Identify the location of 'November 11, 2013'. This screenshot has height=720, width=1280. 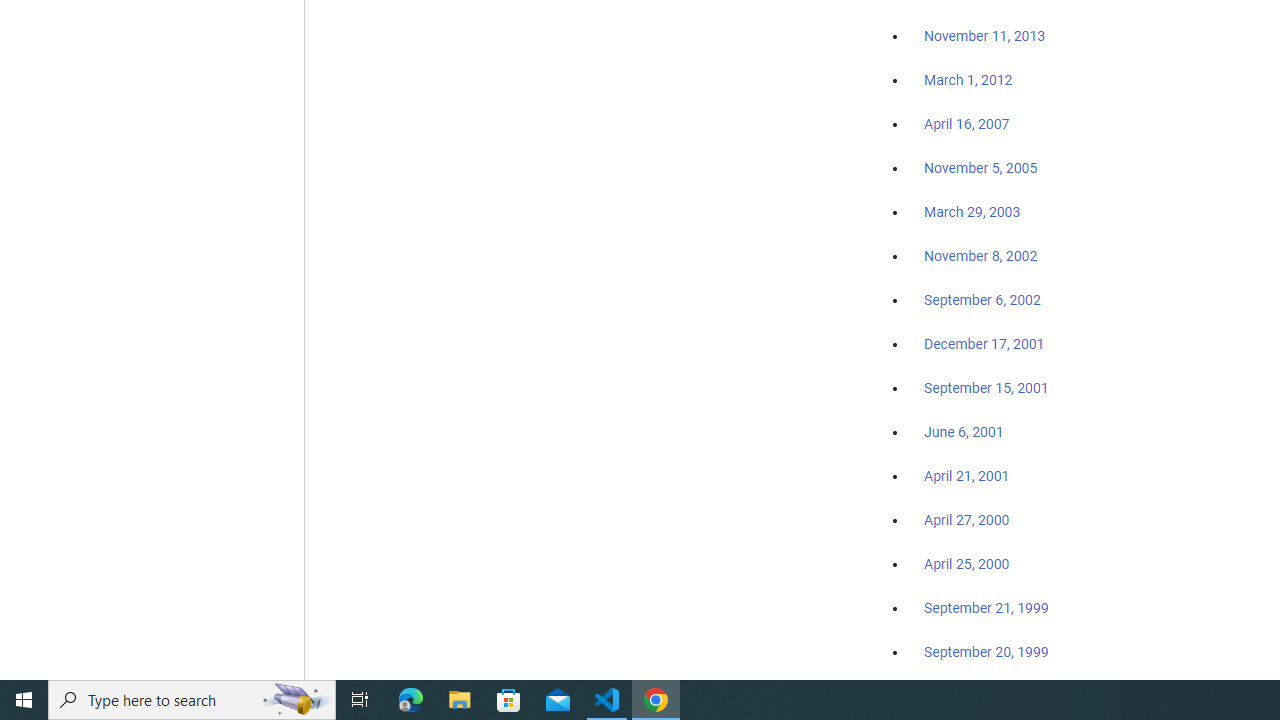
(984, 37).